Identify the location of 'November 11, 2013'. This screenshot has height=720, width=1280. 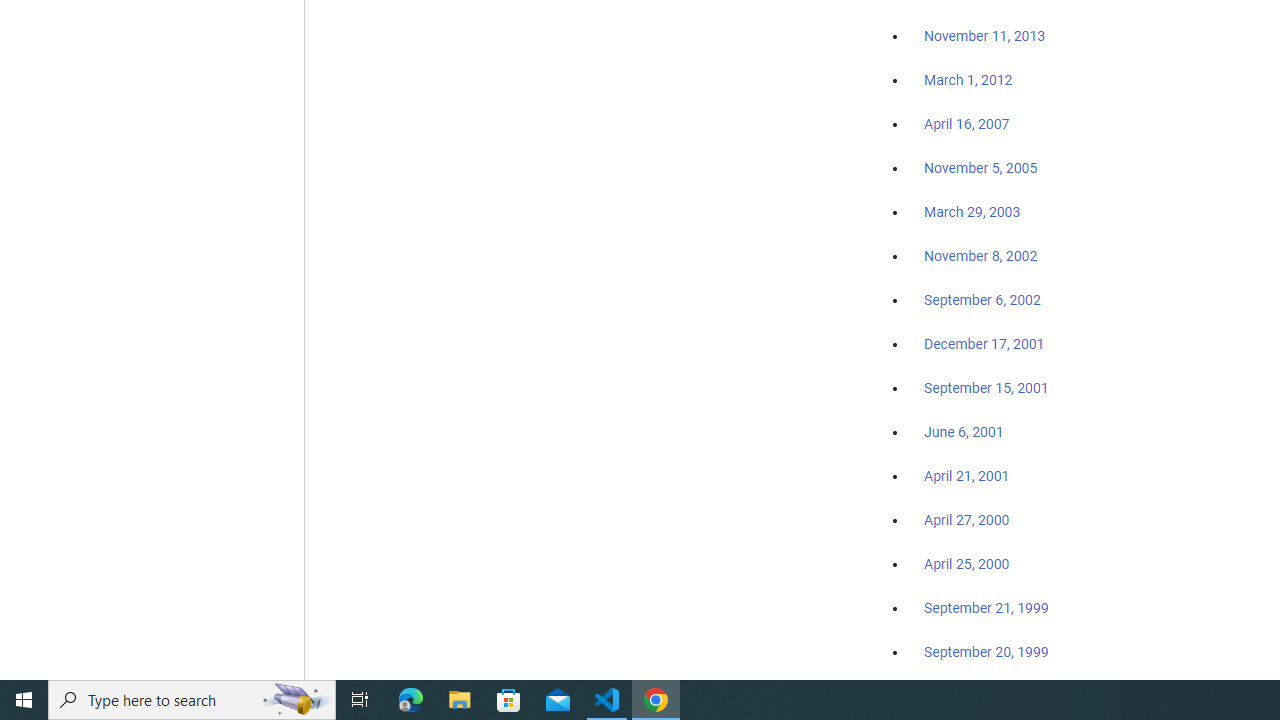
(984, 37).